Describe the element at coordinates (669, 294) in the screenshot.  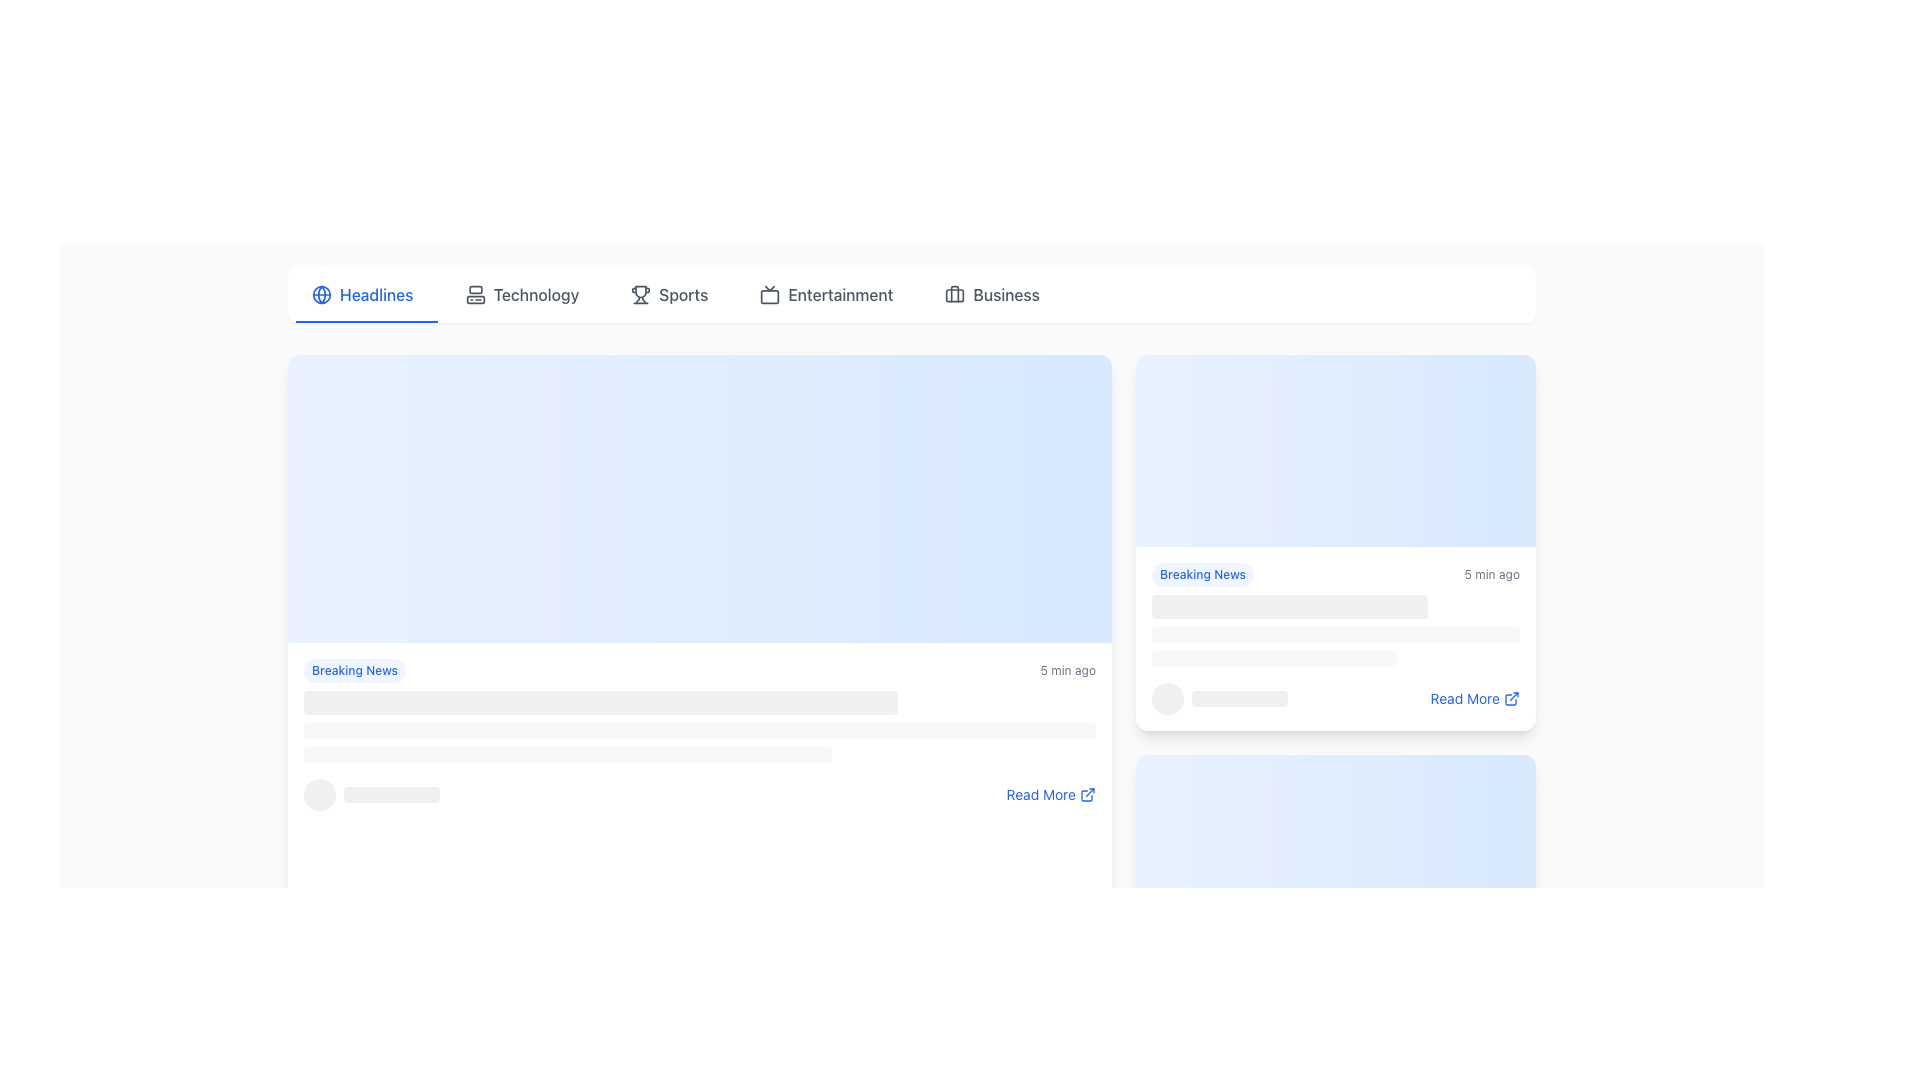
I see `the Navigation Tab labeled 'Sports'` at that location.